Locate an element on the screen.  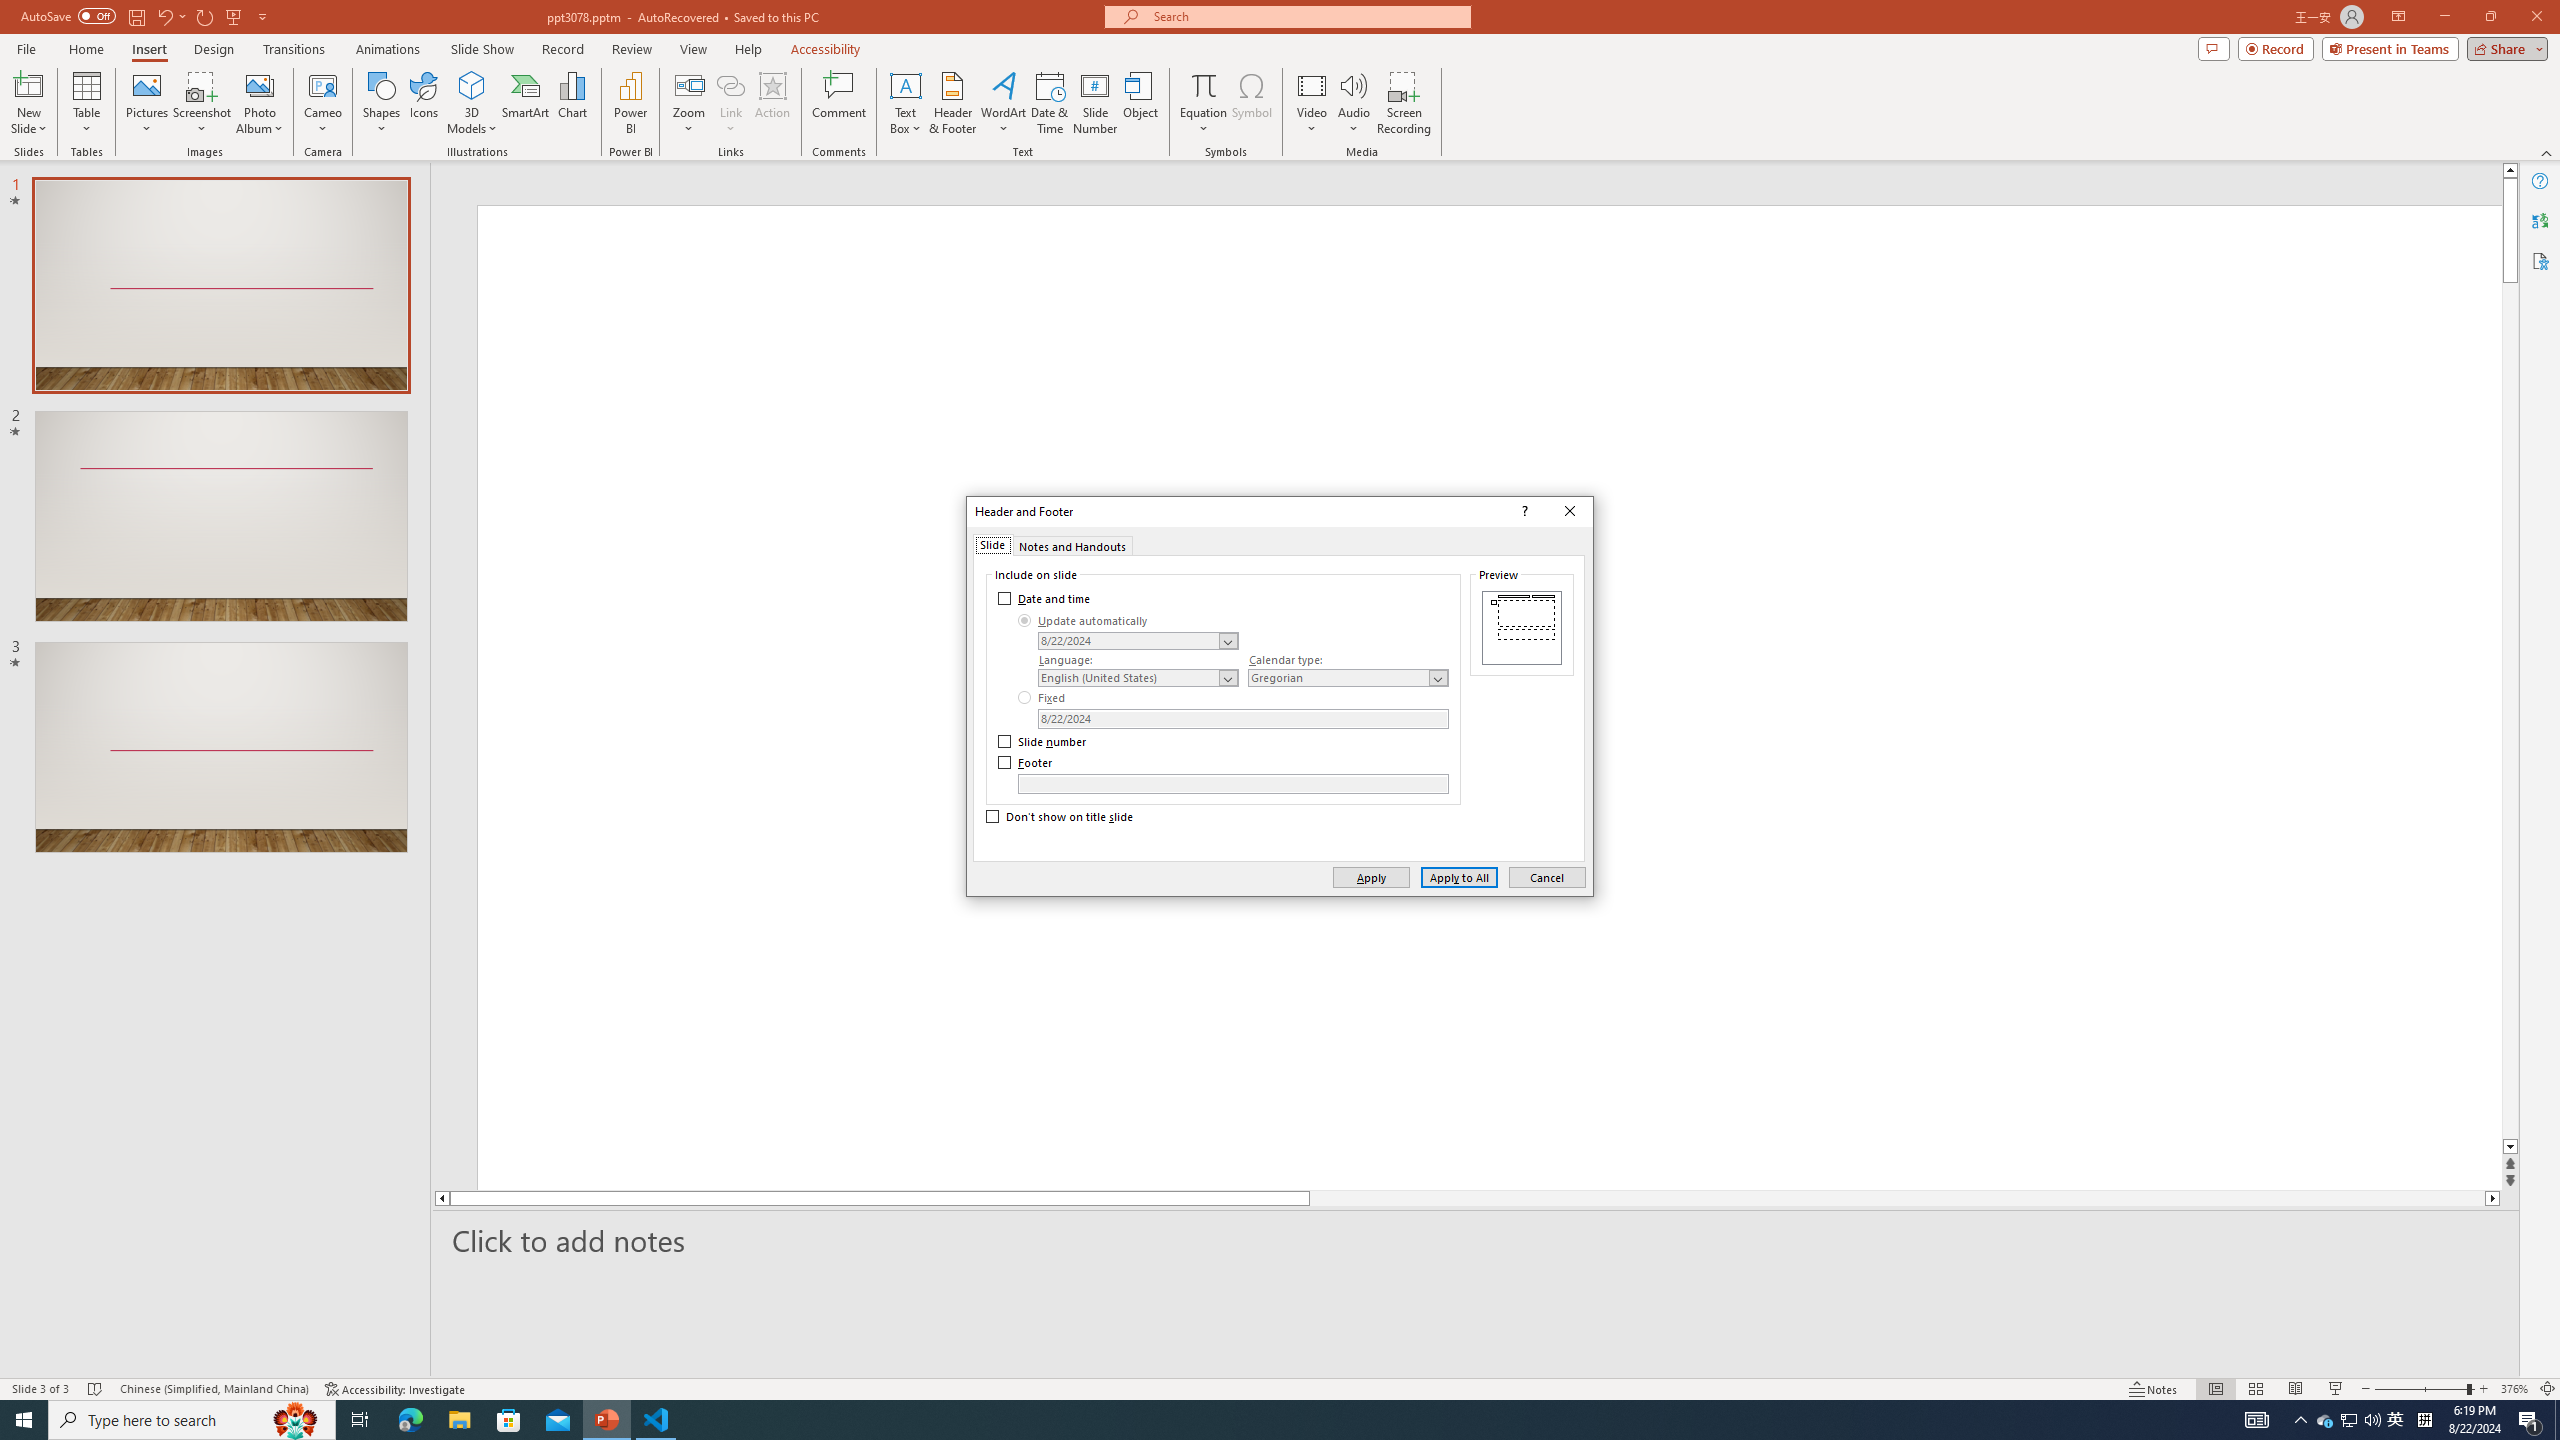
'Fixed Date' is located at coordinates (1242, 717).